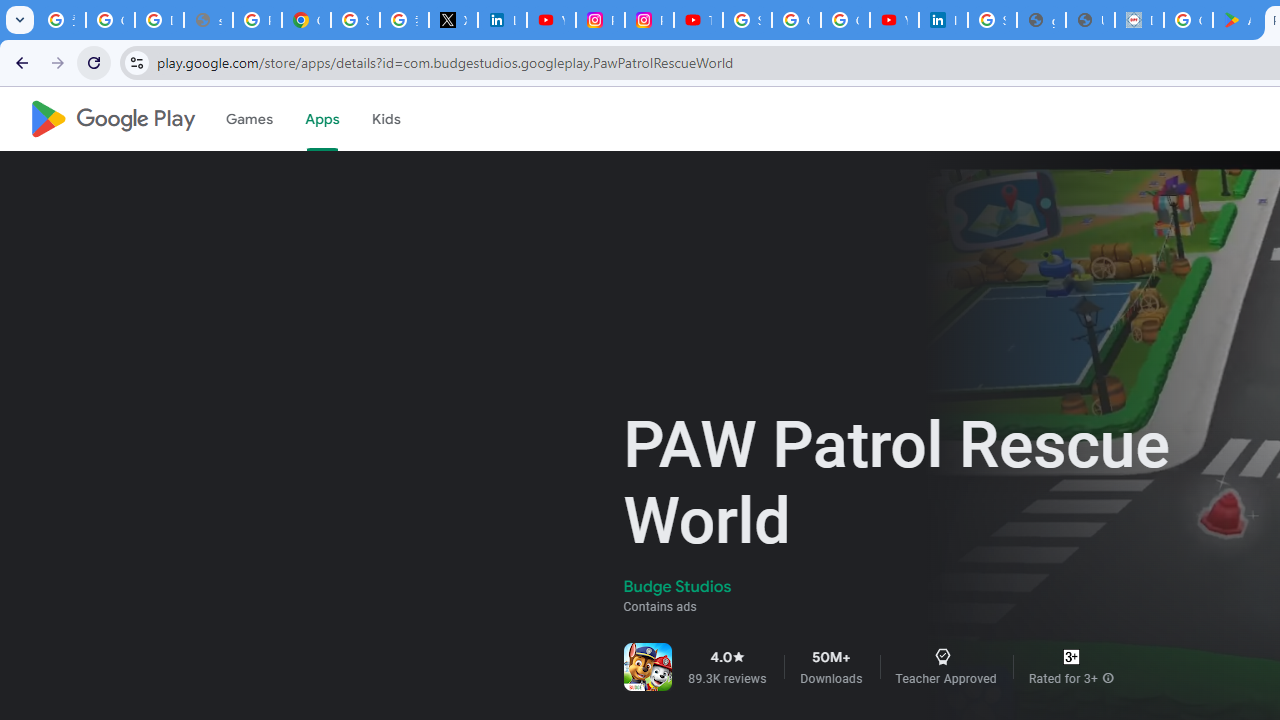  What do you see at coordinates (247, 119) in the screenshot?
I see `'Games'` at bounding box center [247, 119].